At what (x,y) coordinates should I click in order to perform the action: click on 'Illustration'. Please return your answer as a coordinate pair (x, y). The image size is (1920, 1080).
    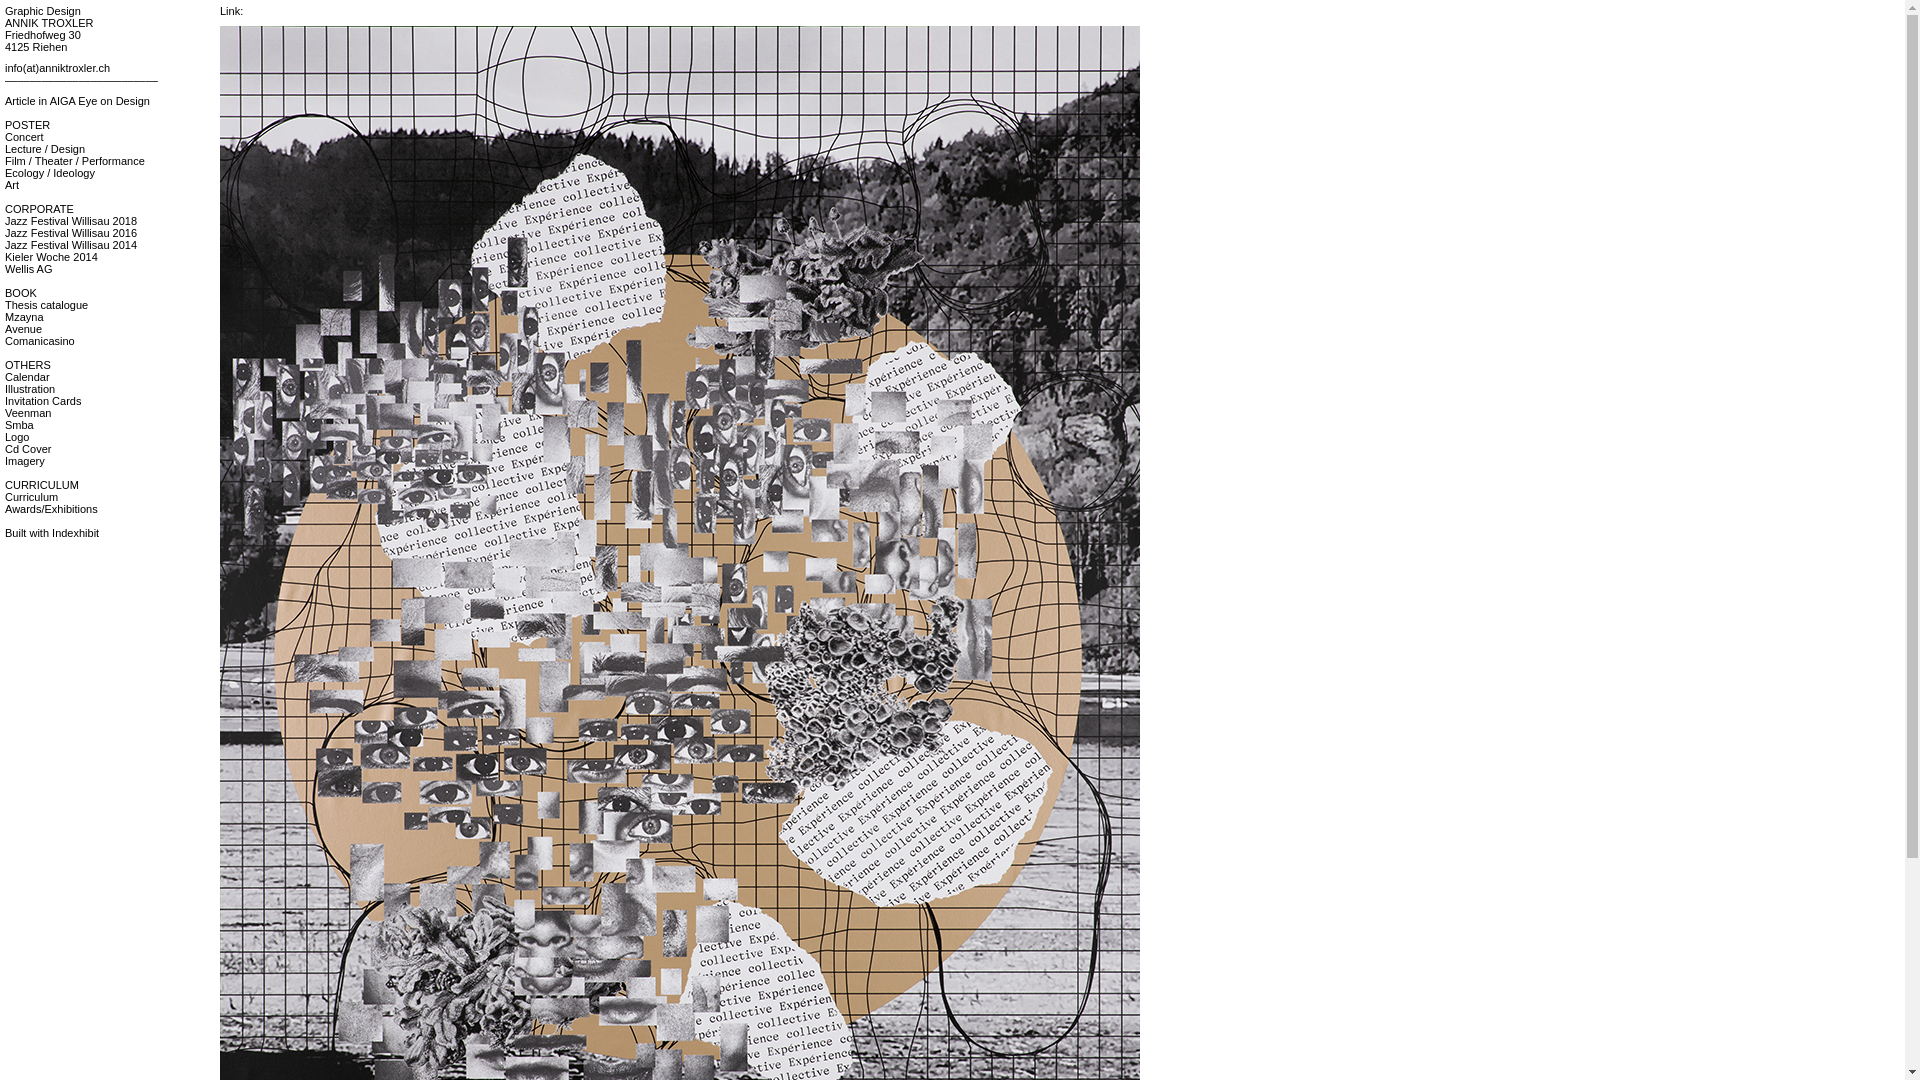
    Looking at the image, I should click on (4, 389).